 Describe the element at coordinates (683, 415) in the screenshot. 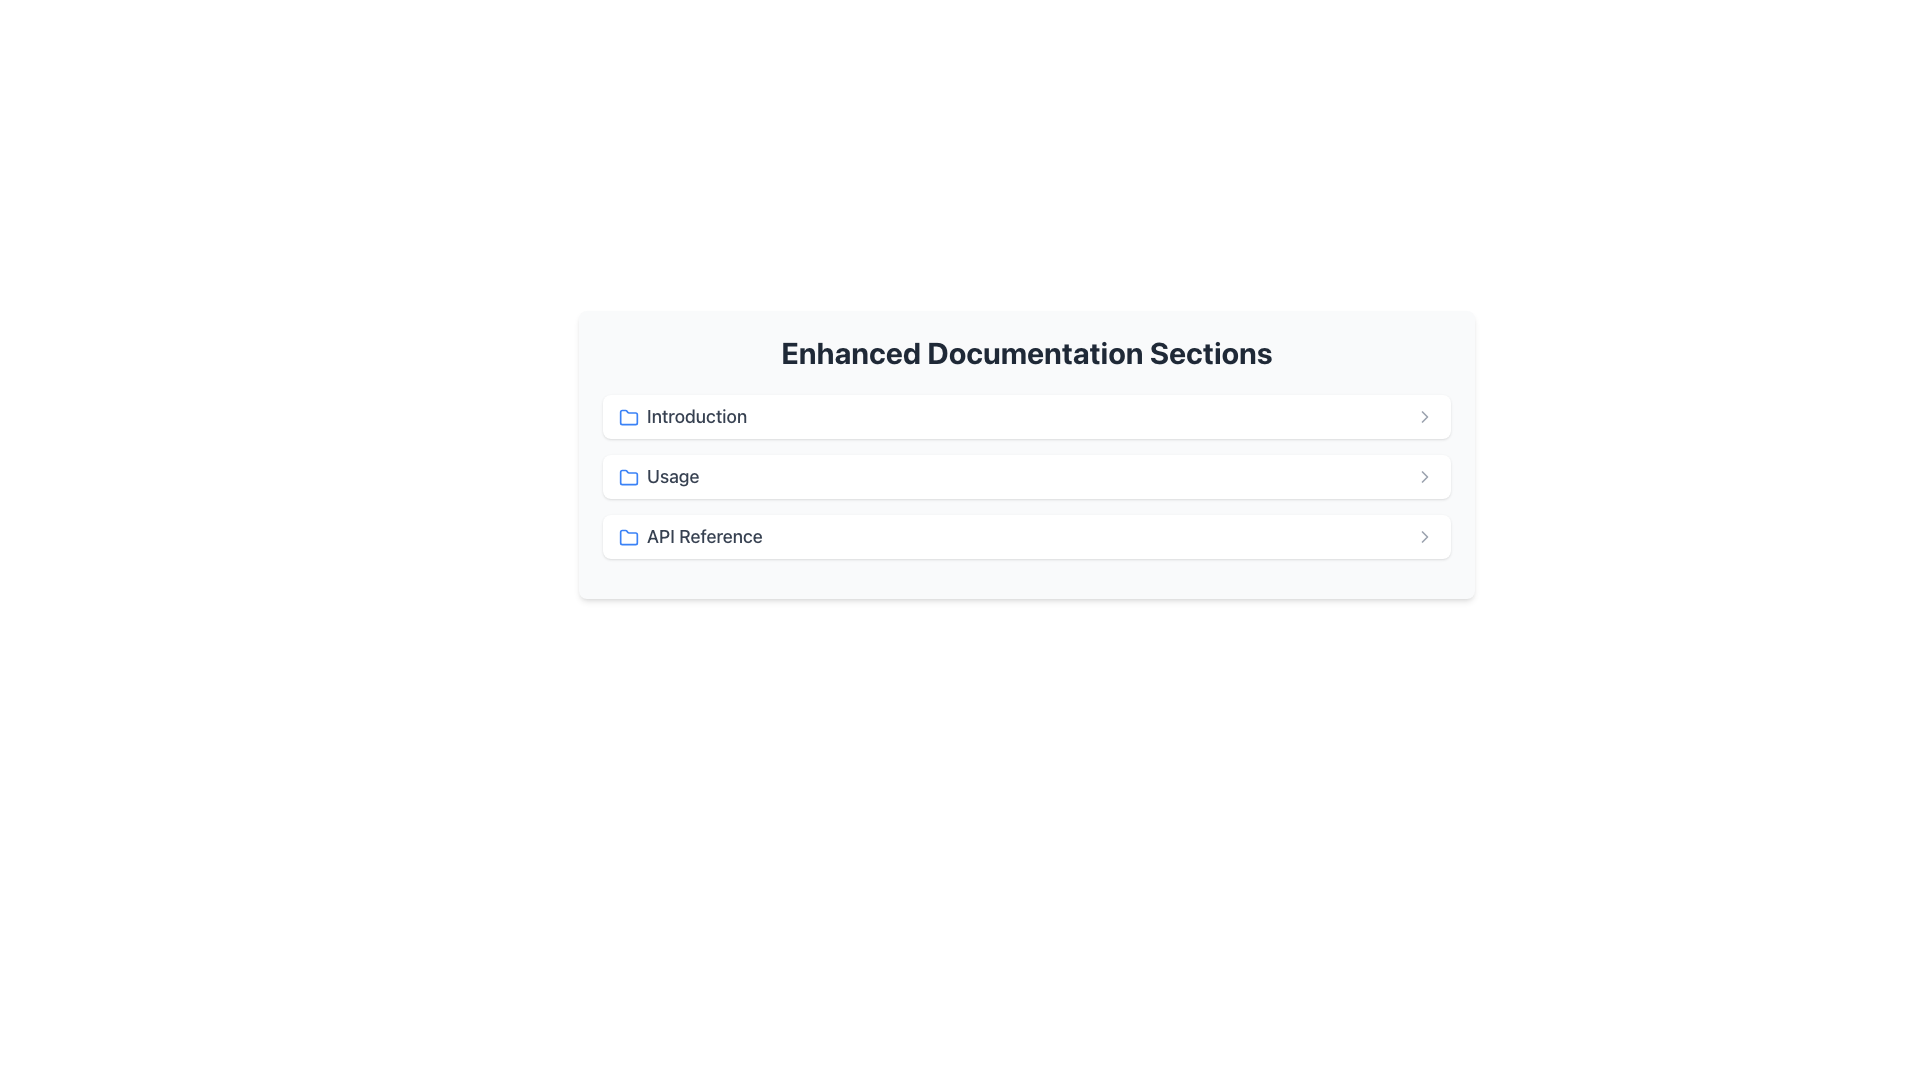

I see `the 'Introduction' text label, which is the first item in the list and is styled in a larger font size with gray color, positioned within a white card beneath 'Enhanced Documentation Sections'` at that location.